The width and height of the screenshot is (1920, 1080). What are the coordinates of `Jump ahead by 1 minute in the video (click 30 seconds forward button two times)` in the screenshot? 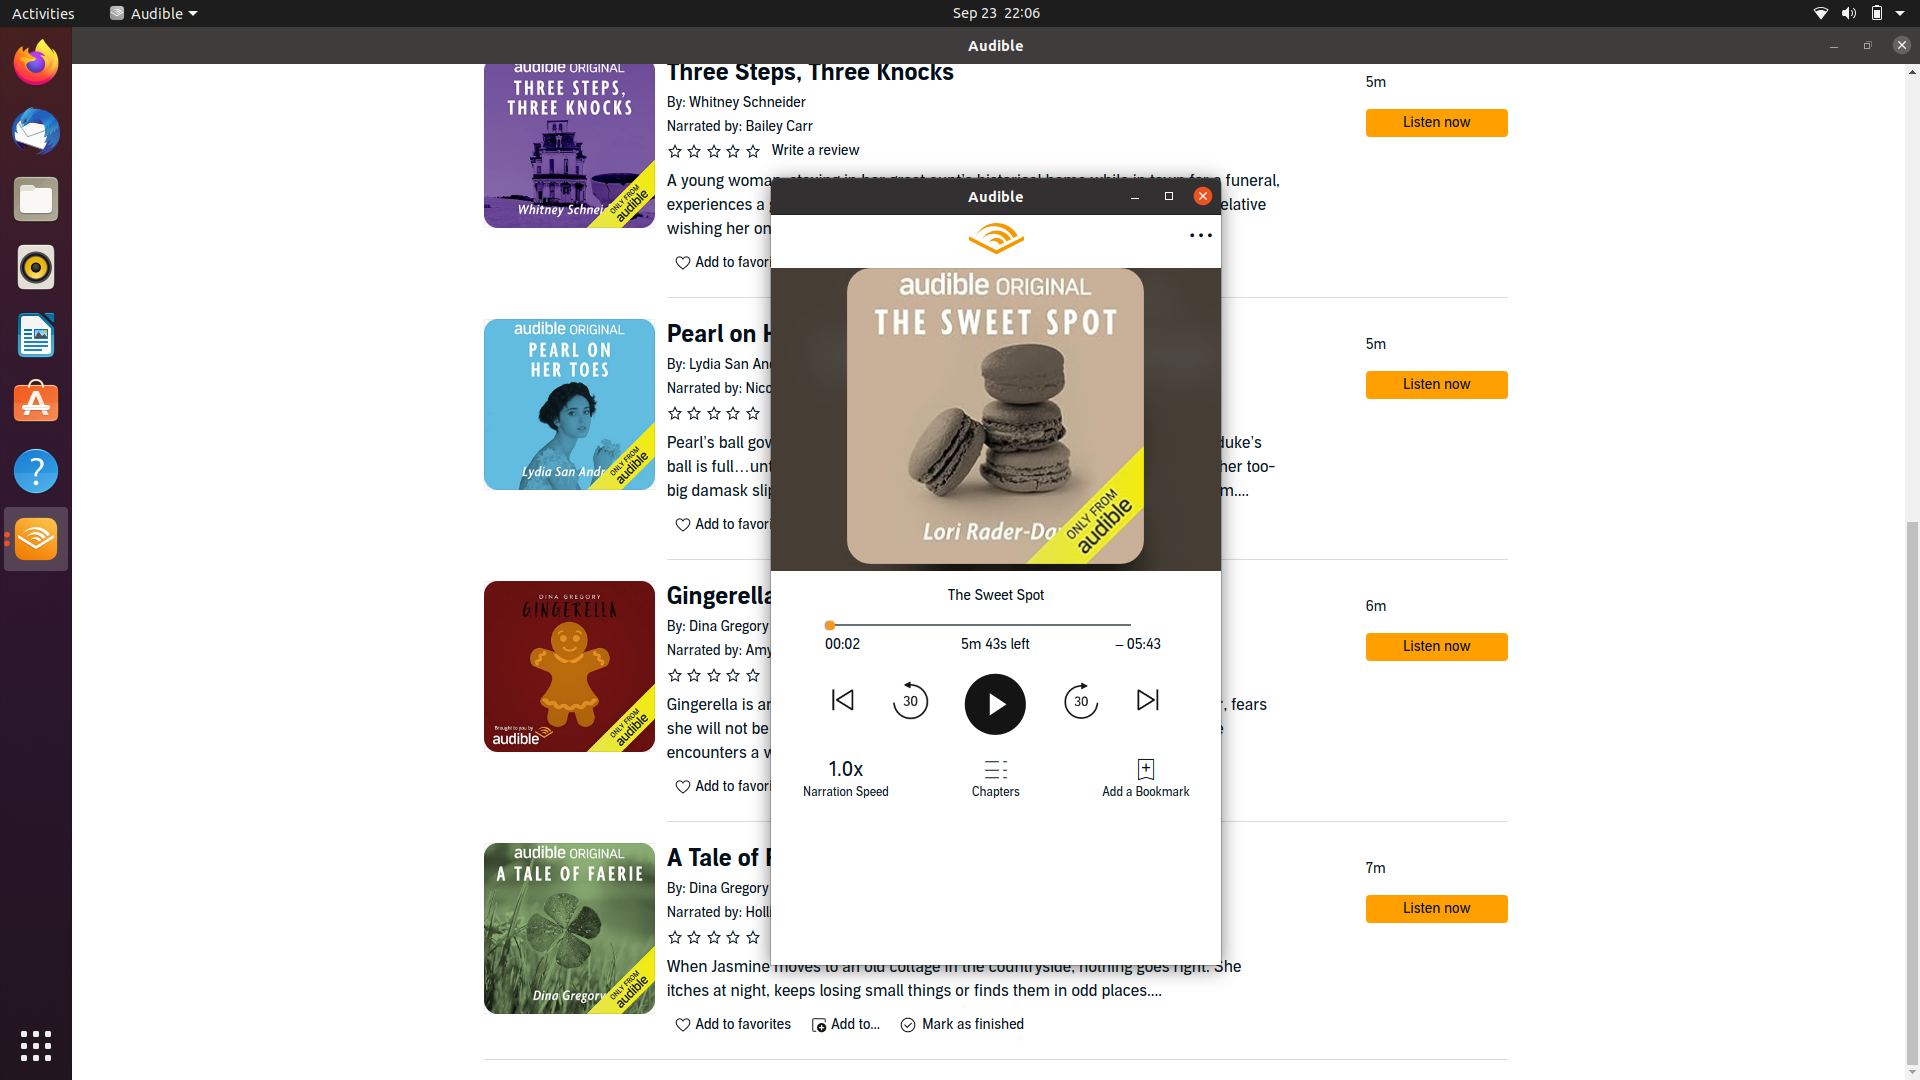 It's located at (1079, 698).